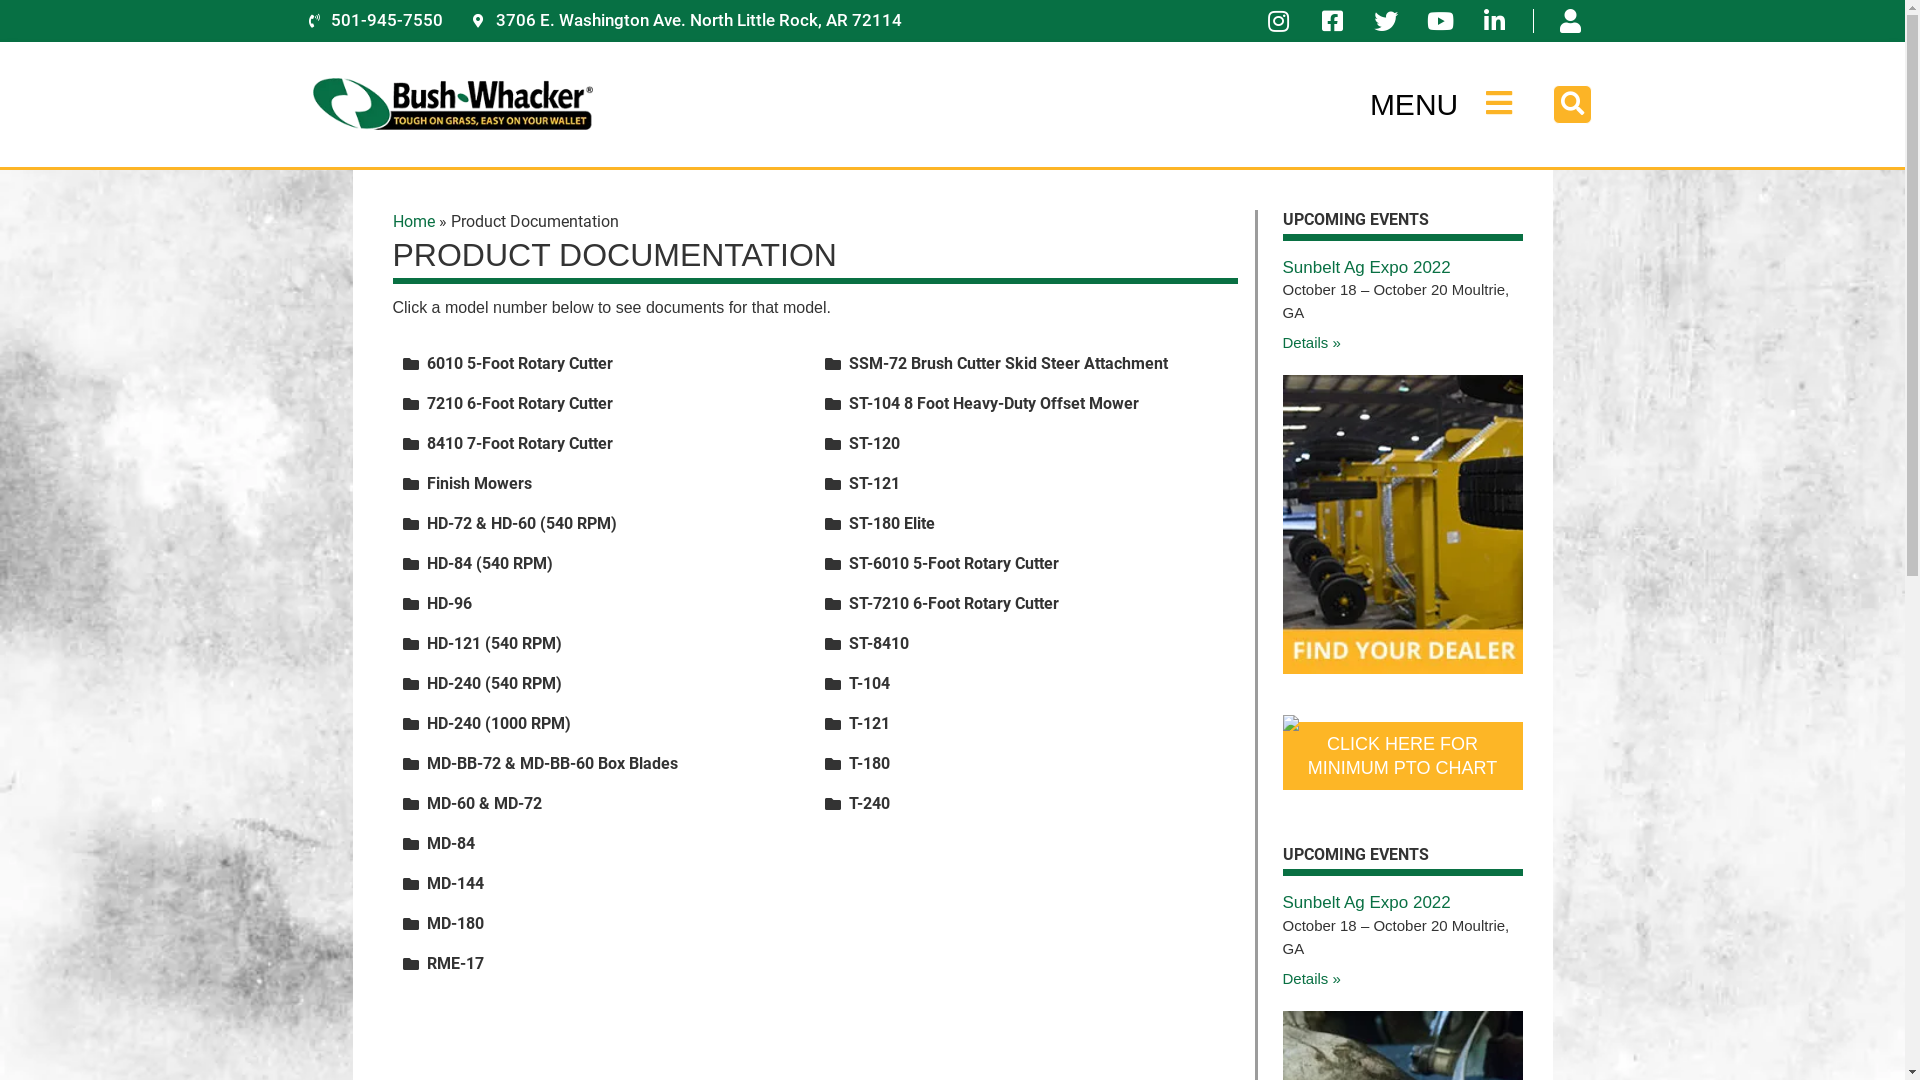 The height and width of the screenshot is (1080, 1920). I want to click on 'HD-240 (1000 RPM)', so click(498, 723).